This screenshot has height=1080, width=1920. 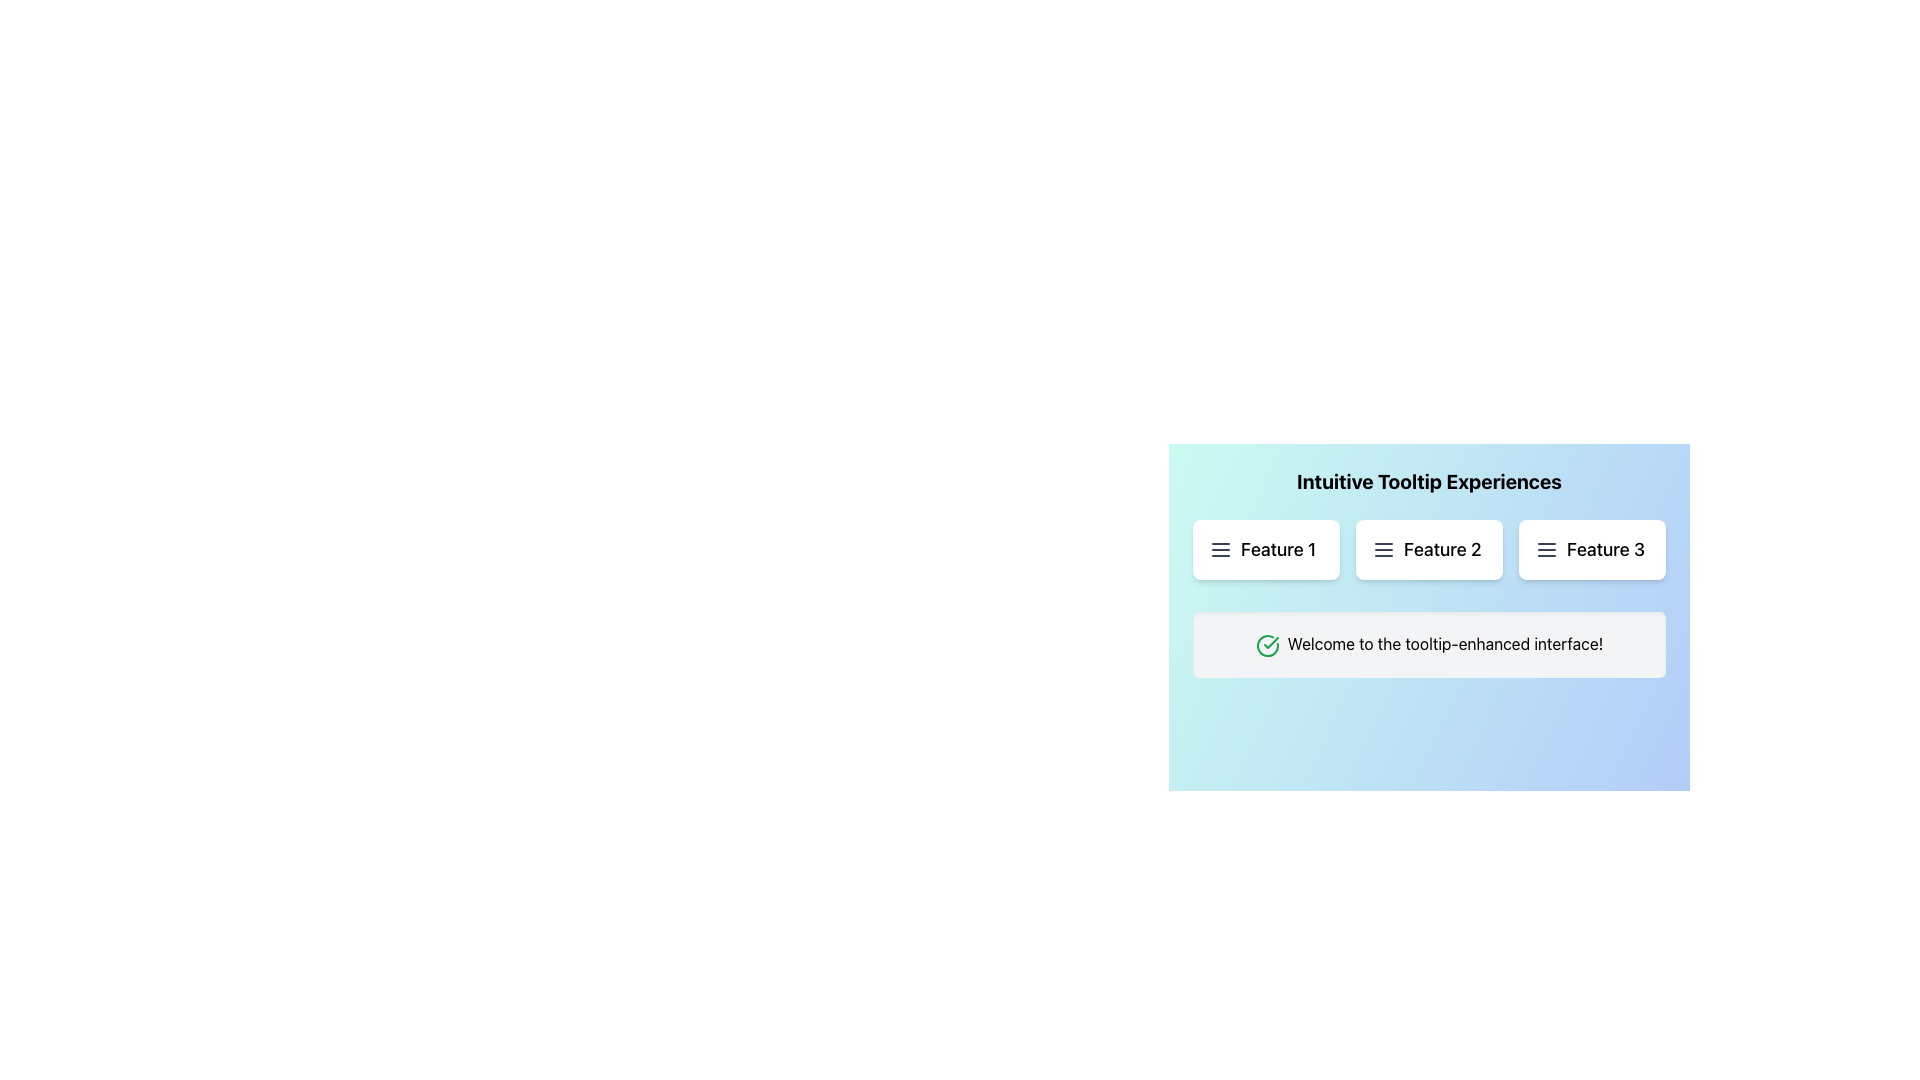 I want to click on the hamburger menu icon located within the 'Feature 3' button in the top-right corner of the section, so click(x=1545, y=550).